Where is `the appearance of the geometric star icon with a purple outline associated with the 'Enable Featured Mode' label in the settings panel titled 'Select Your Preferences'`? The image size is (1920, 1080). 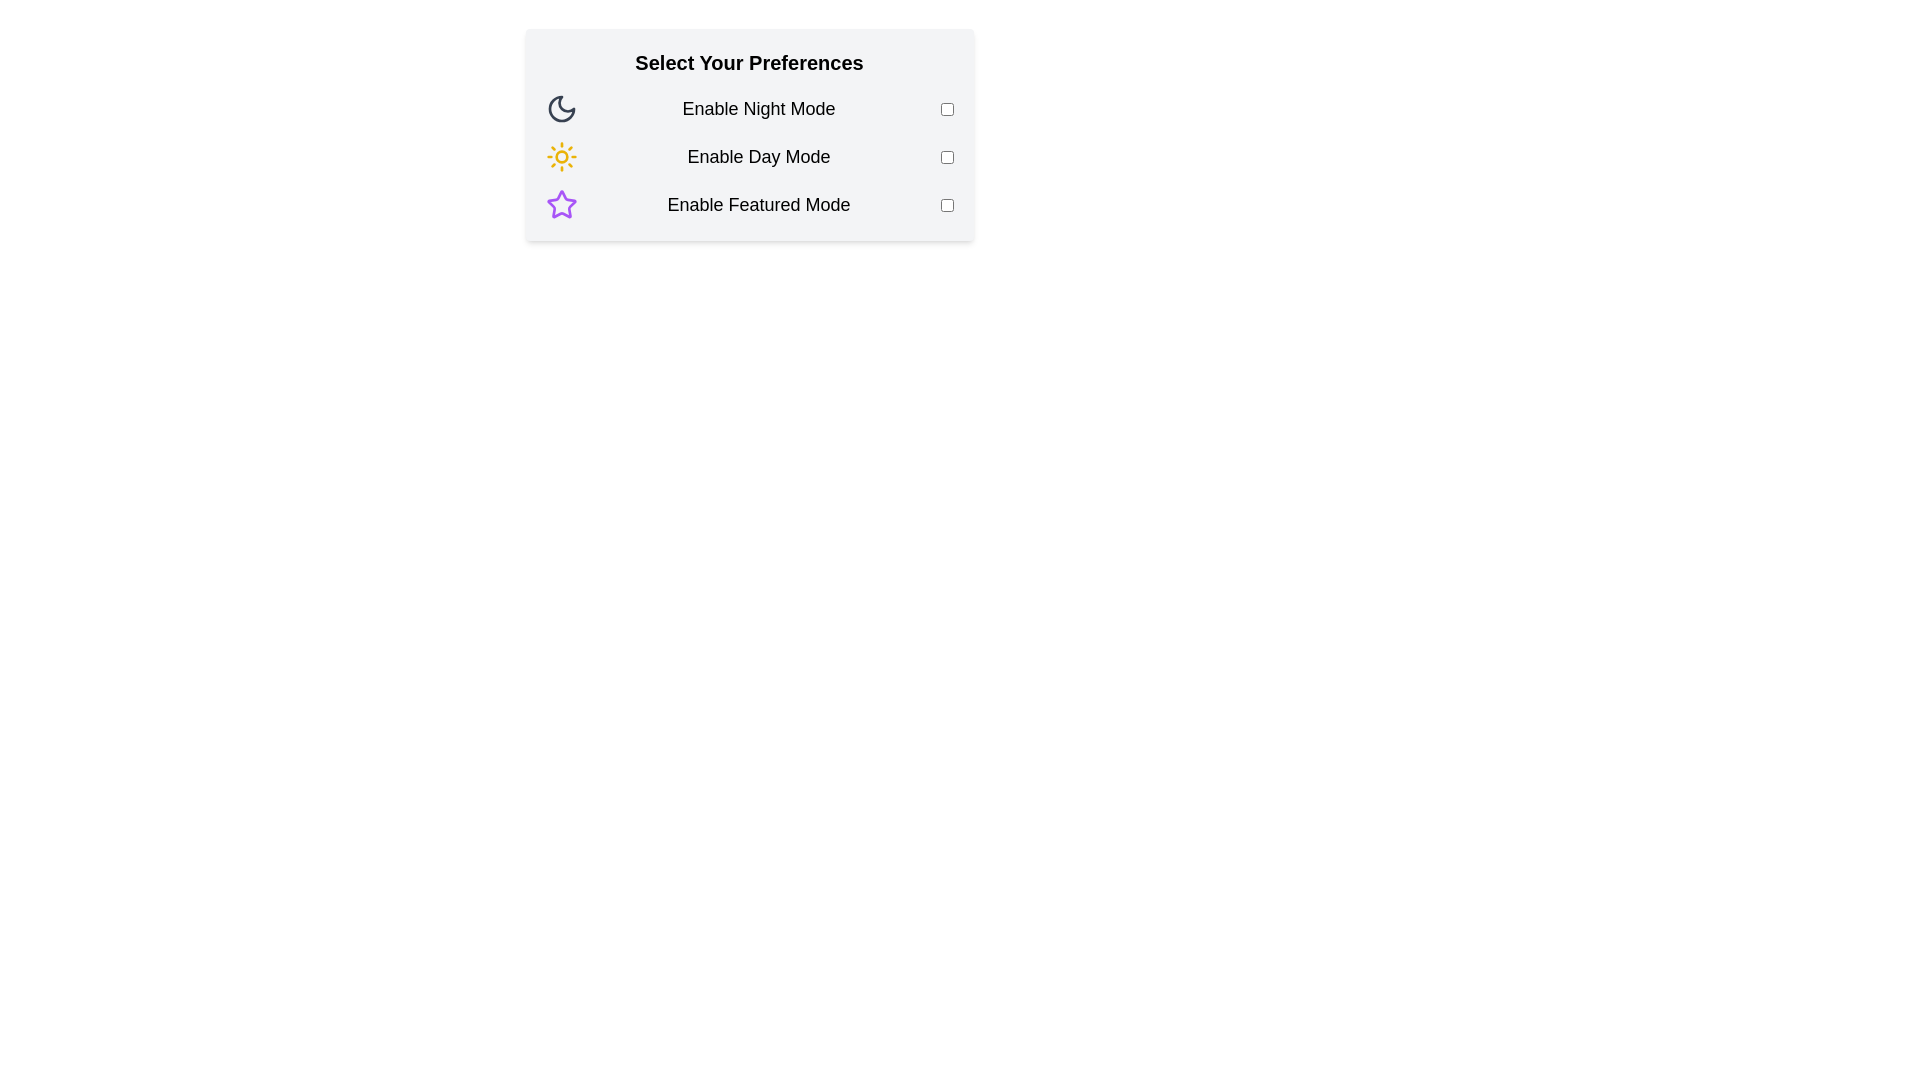
the appearance of the geometric star icon with a purple outline associated with the 'Enable Featured Mode' label in the settings panel titled 'Select Your Preferences' is located at coordinates (560, 204).